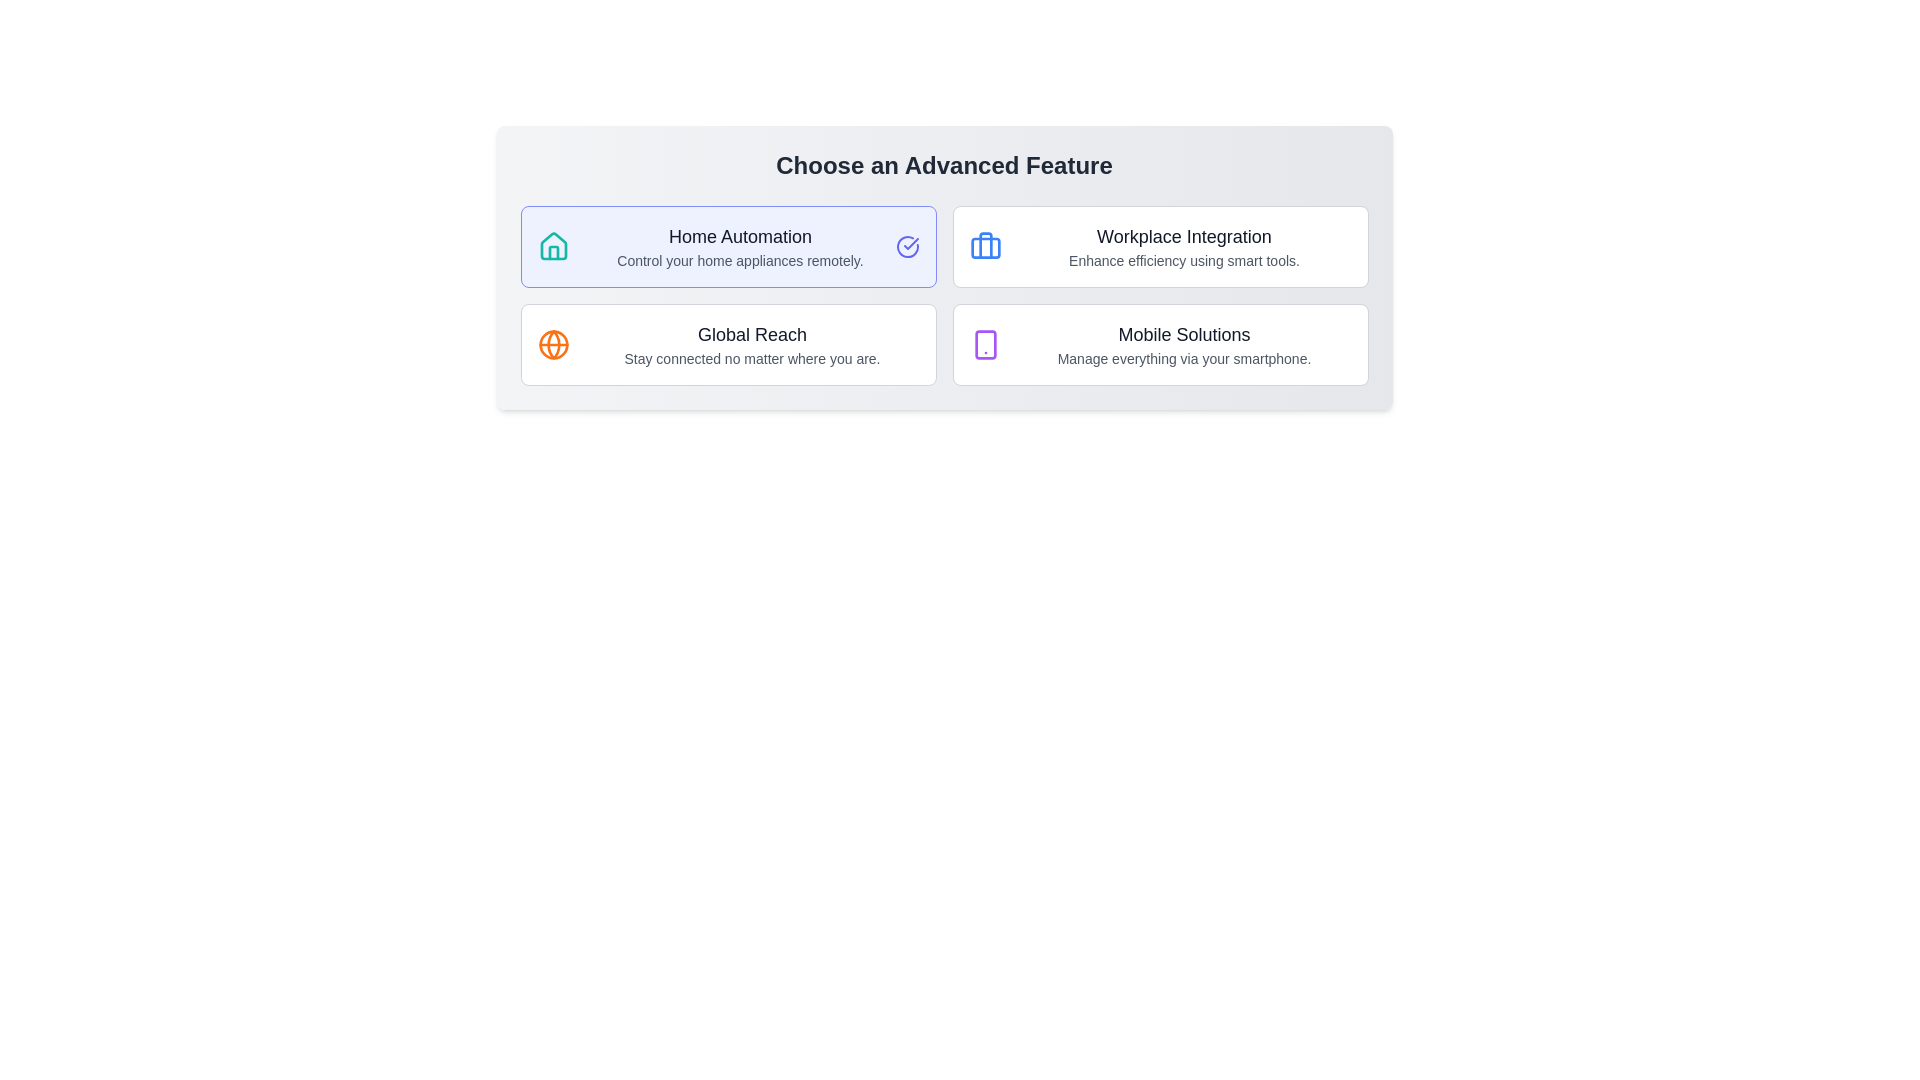 The width and height of the screenshot is (1920, 1080). What do you see at coordinates (943, 164) in the screenshot?
I see `the header text displaying 'Choose an Advanced Feature'` at bounding box center [943, 164].